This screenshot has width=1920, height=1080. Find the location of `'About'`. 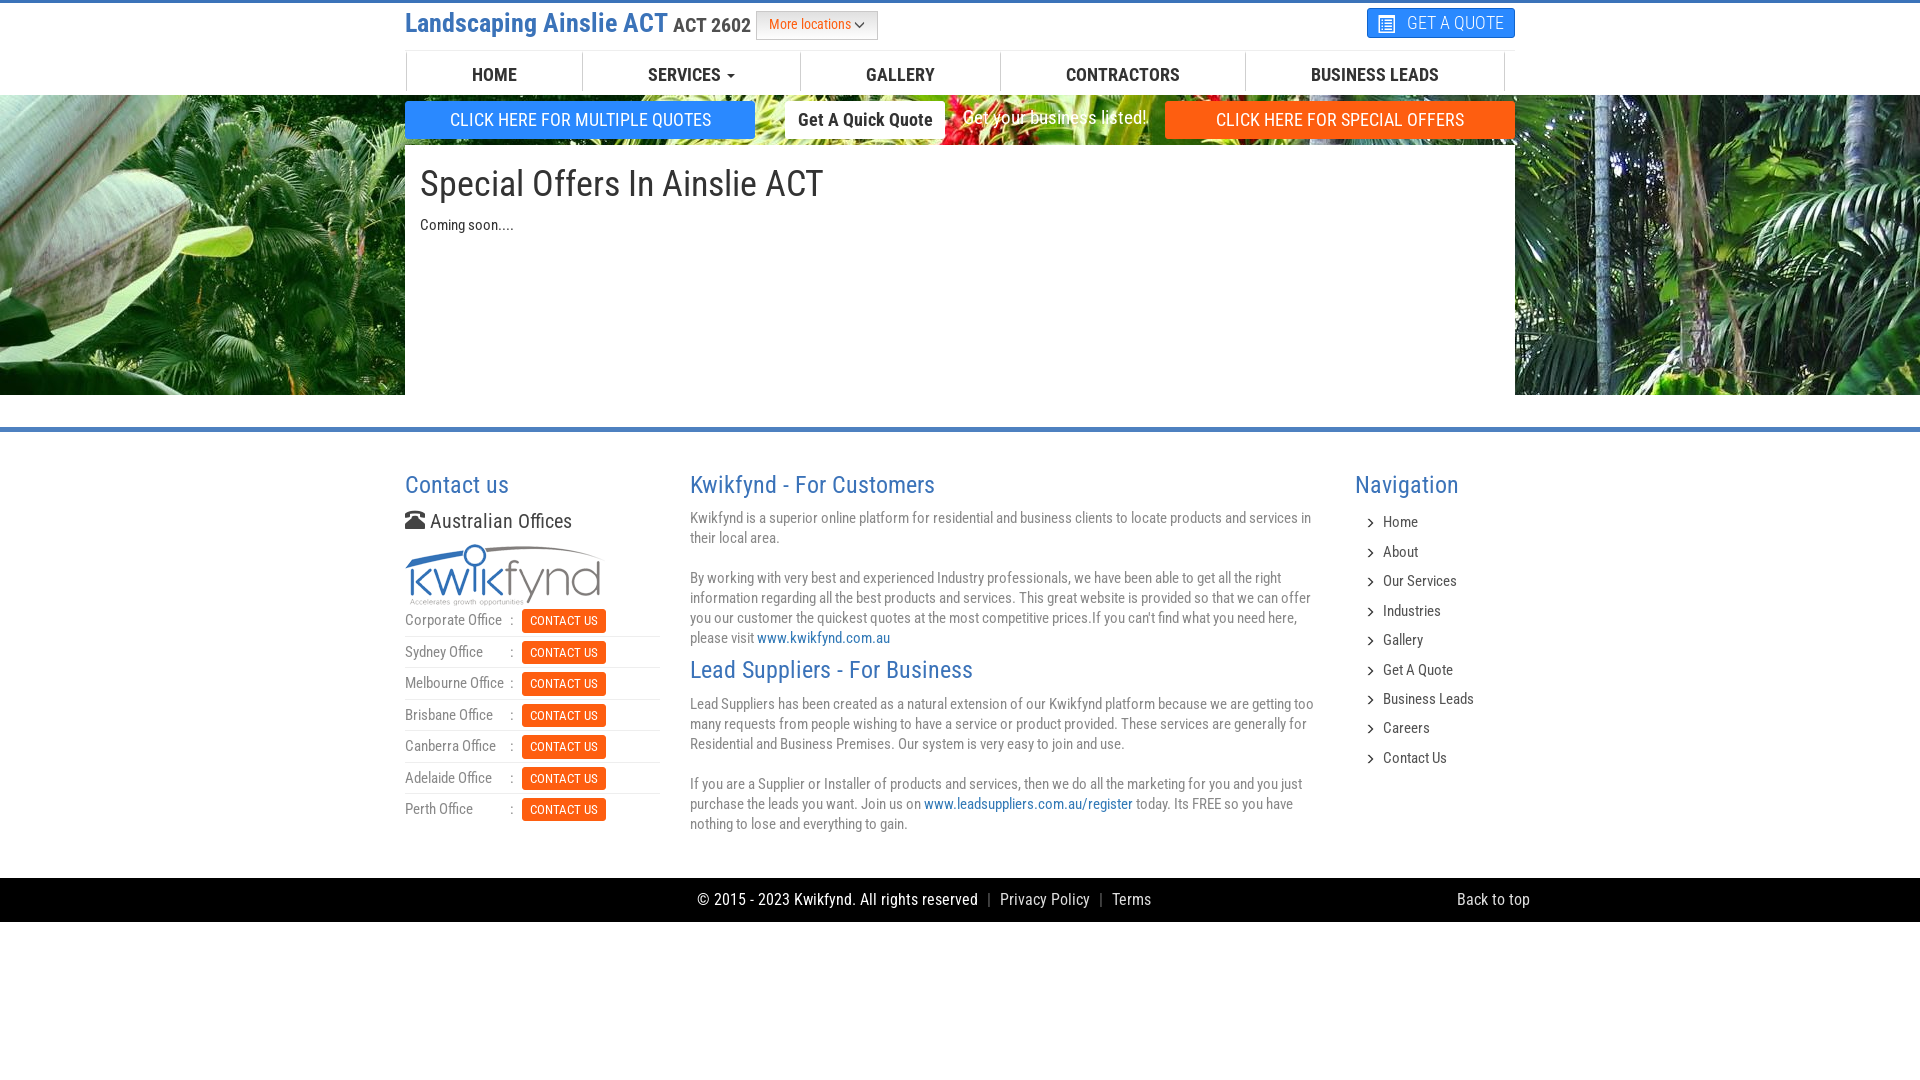

'About' is located at coordinates (1399, 551).